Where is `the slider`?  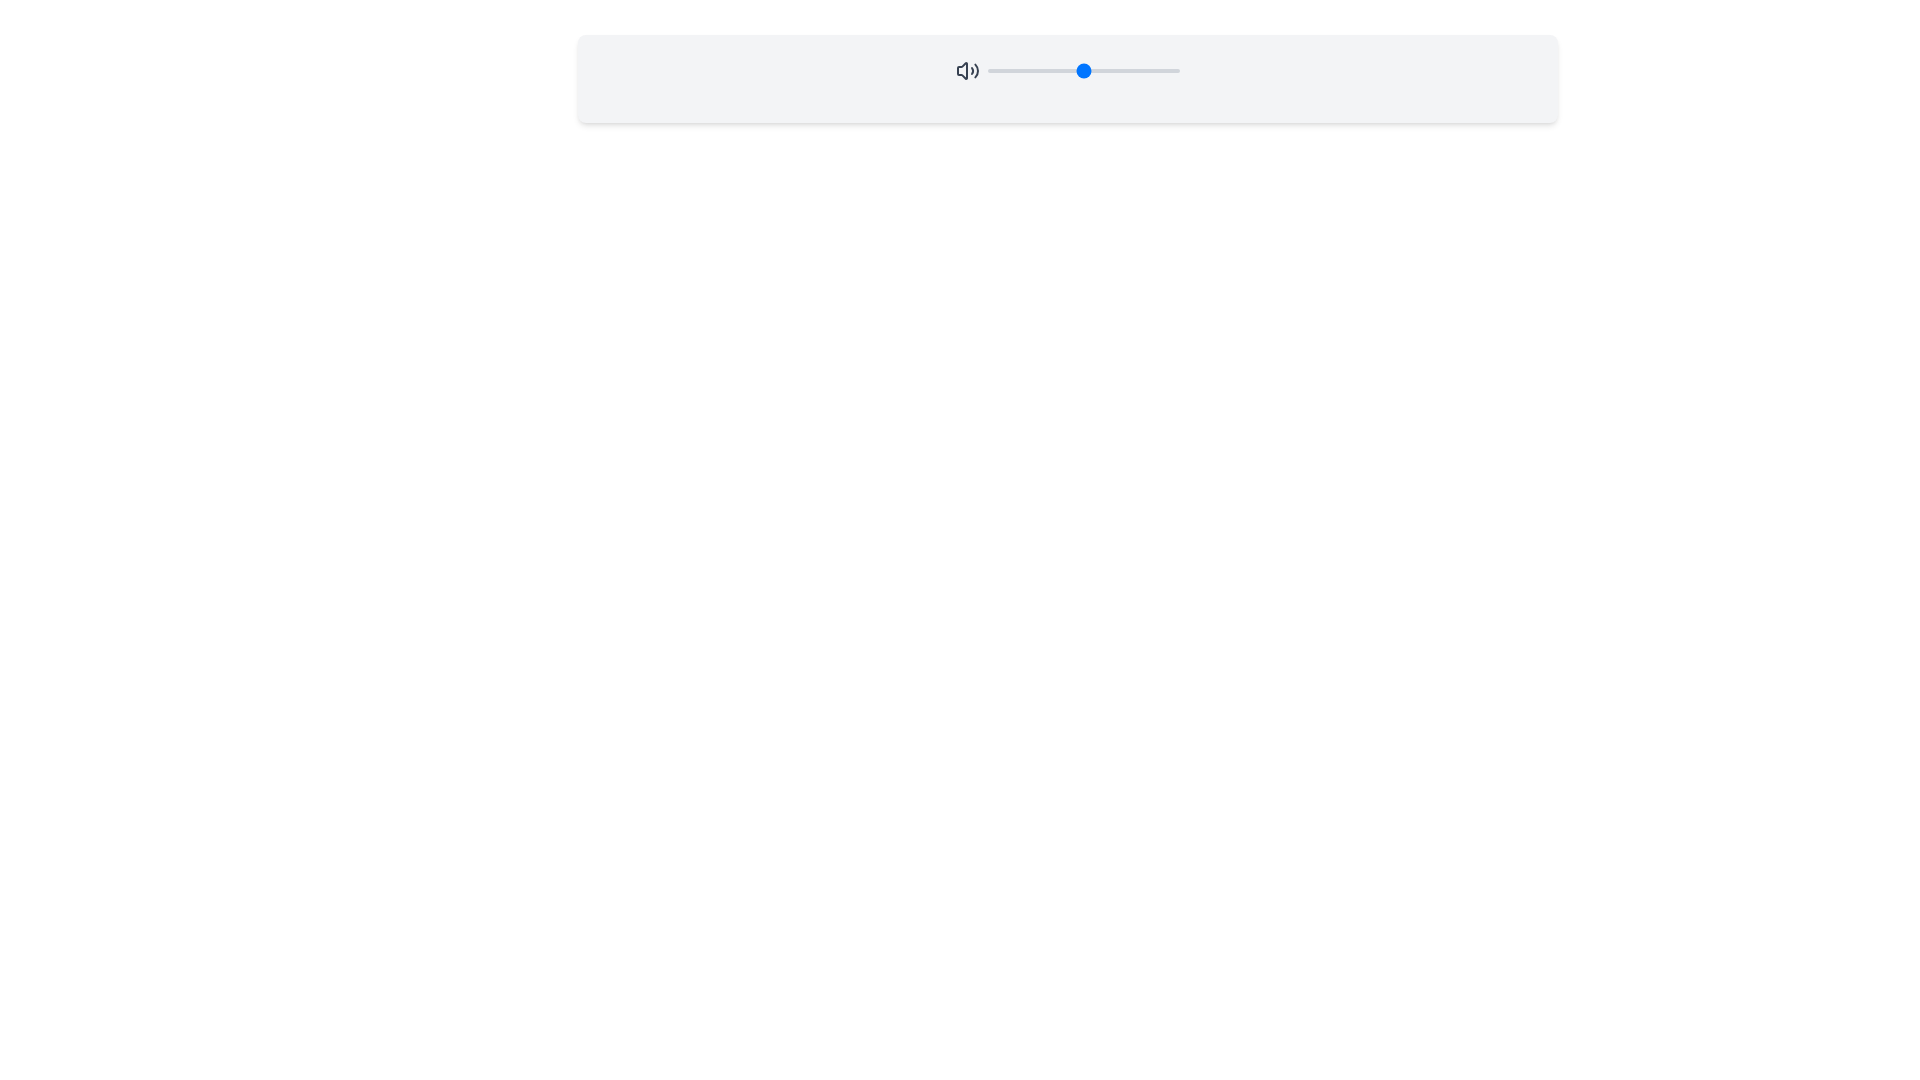 the slider is located at coordinates (1054, 69).